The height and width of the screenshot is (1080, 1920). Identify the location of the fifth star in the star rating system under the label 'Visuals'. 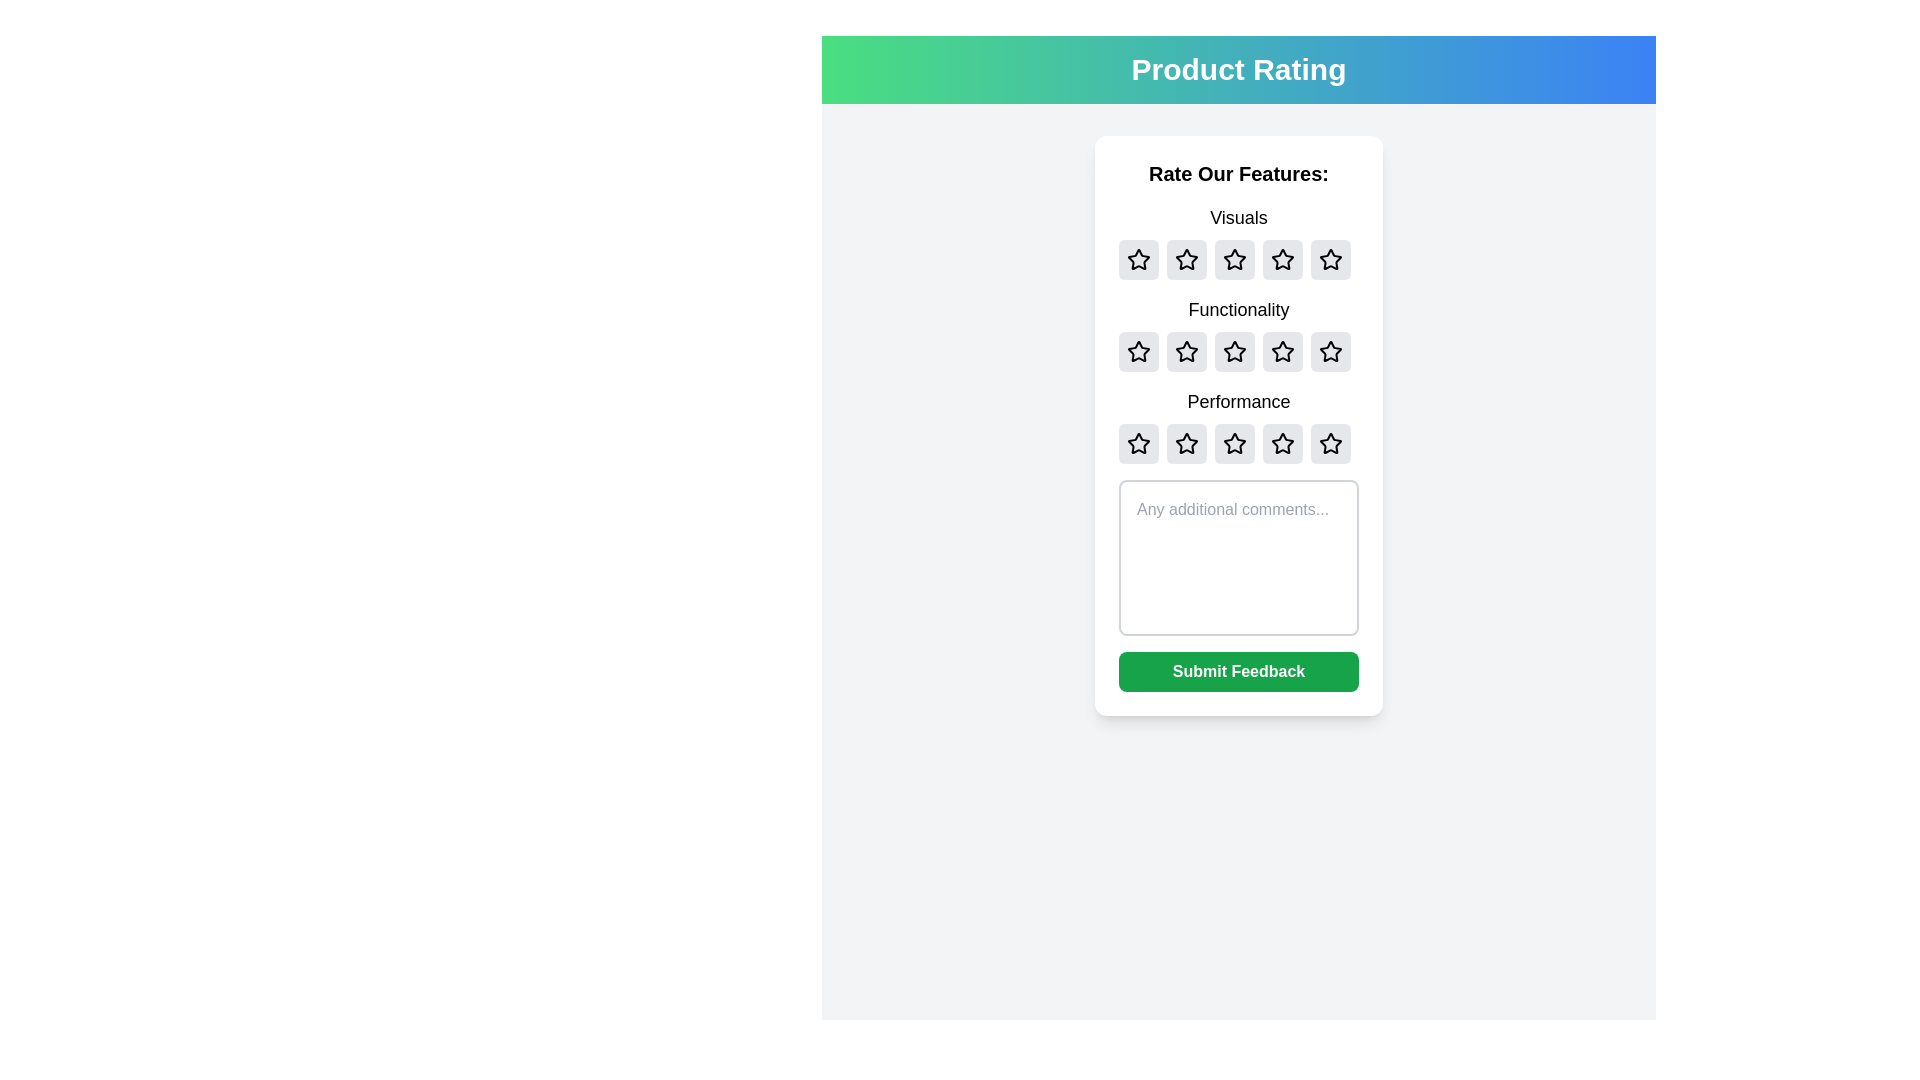
(1330, 258).